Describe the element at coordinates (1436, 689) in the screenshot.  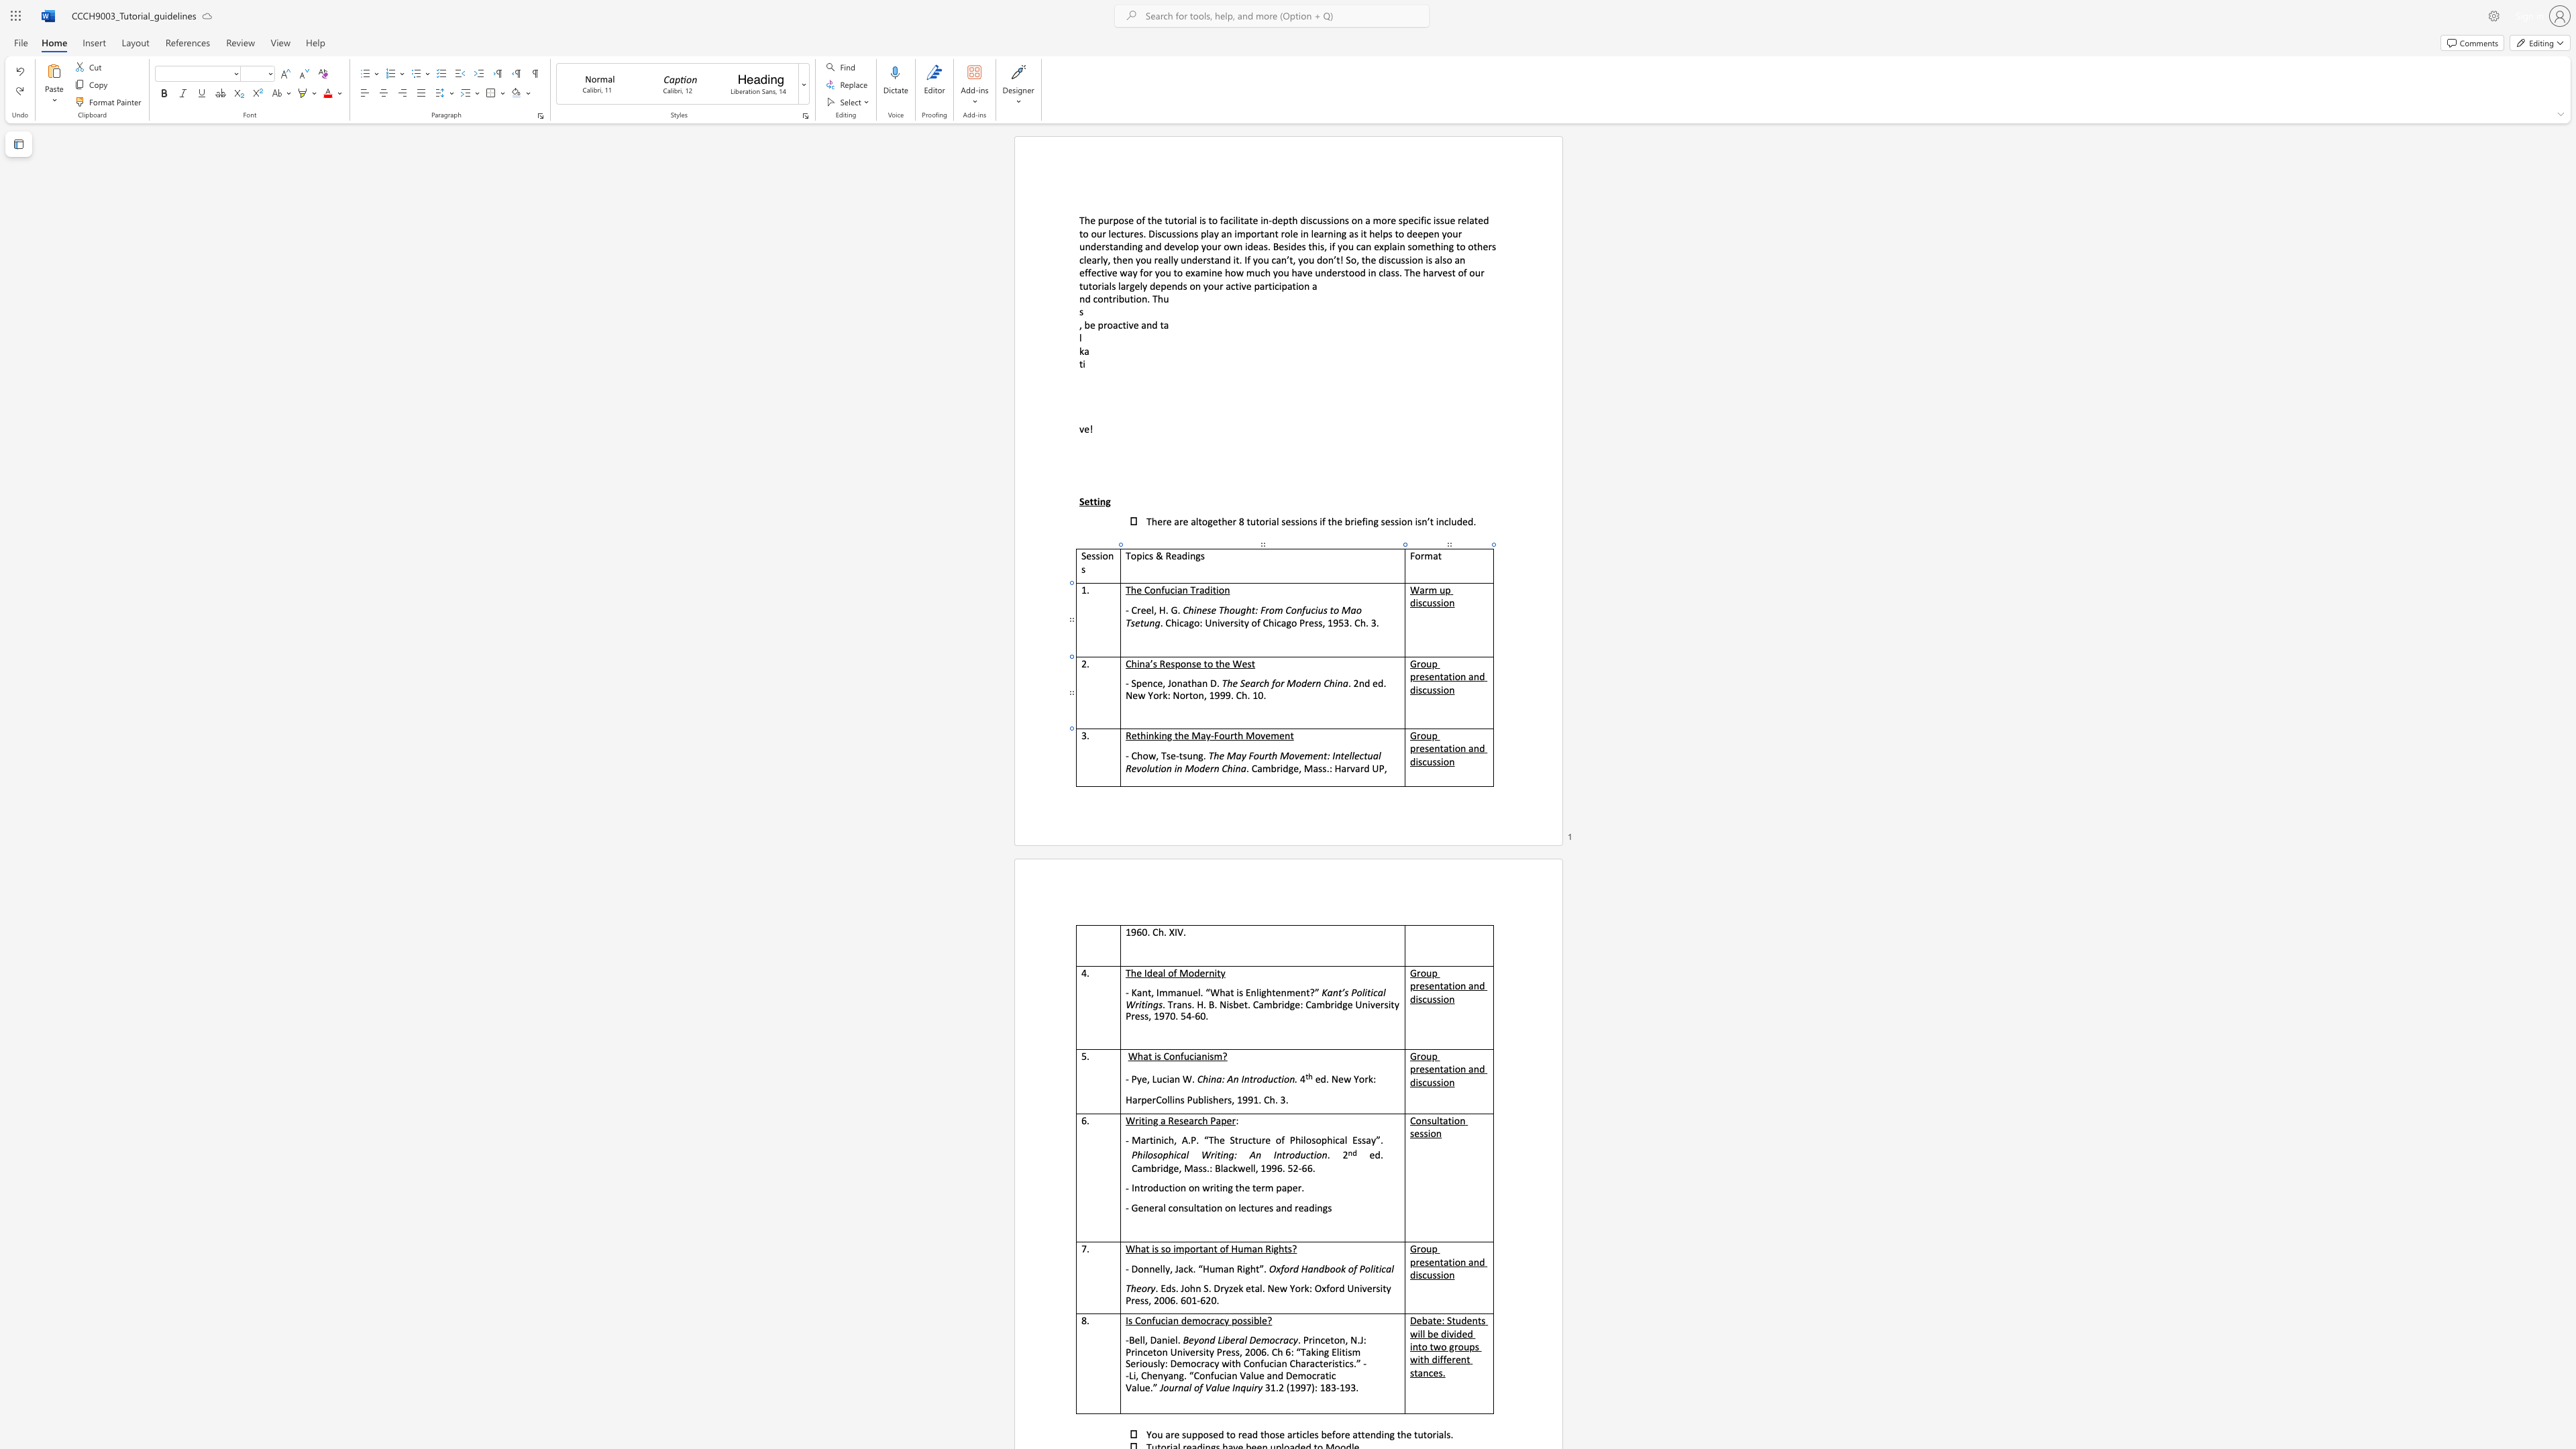
I see `the space between the continuous character "s" and "s" in the text` at that location.